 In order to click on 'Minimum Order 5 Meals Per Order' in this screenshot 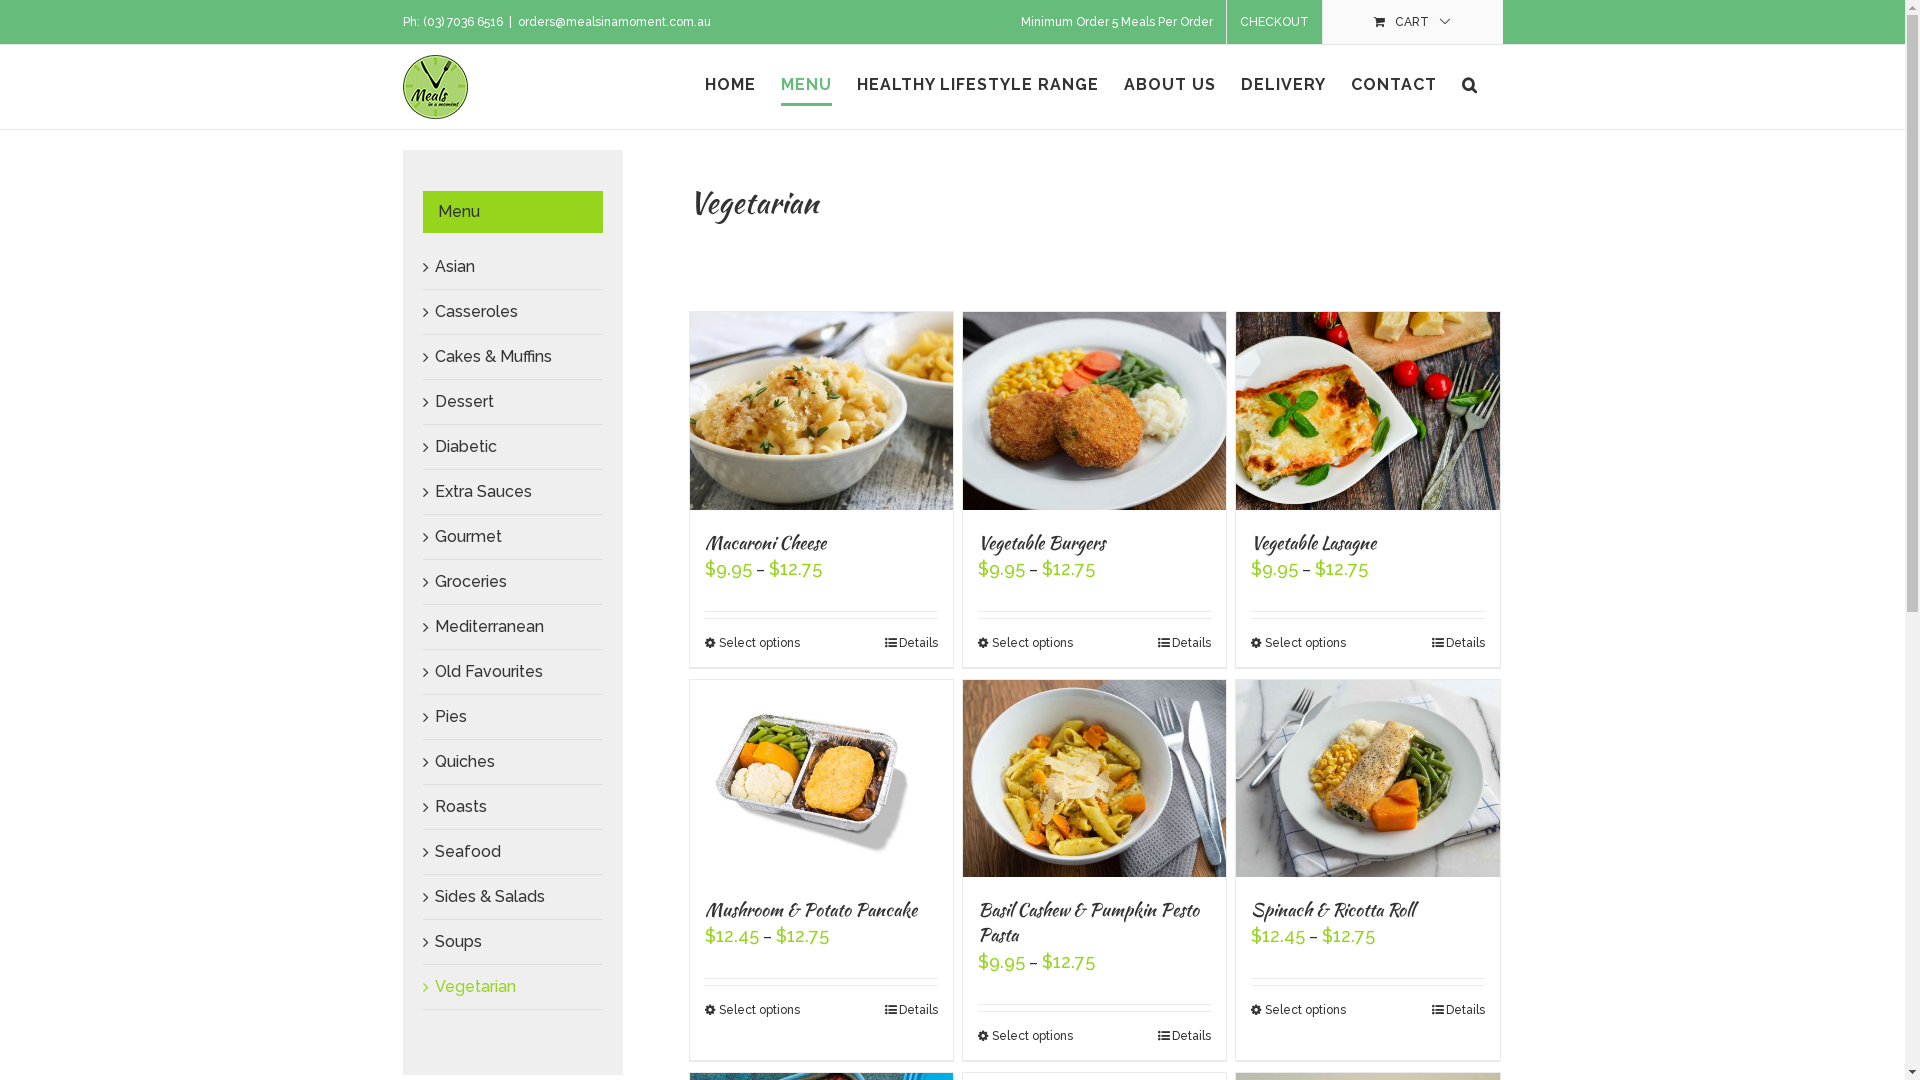, I will do `click(1116, 22)`.